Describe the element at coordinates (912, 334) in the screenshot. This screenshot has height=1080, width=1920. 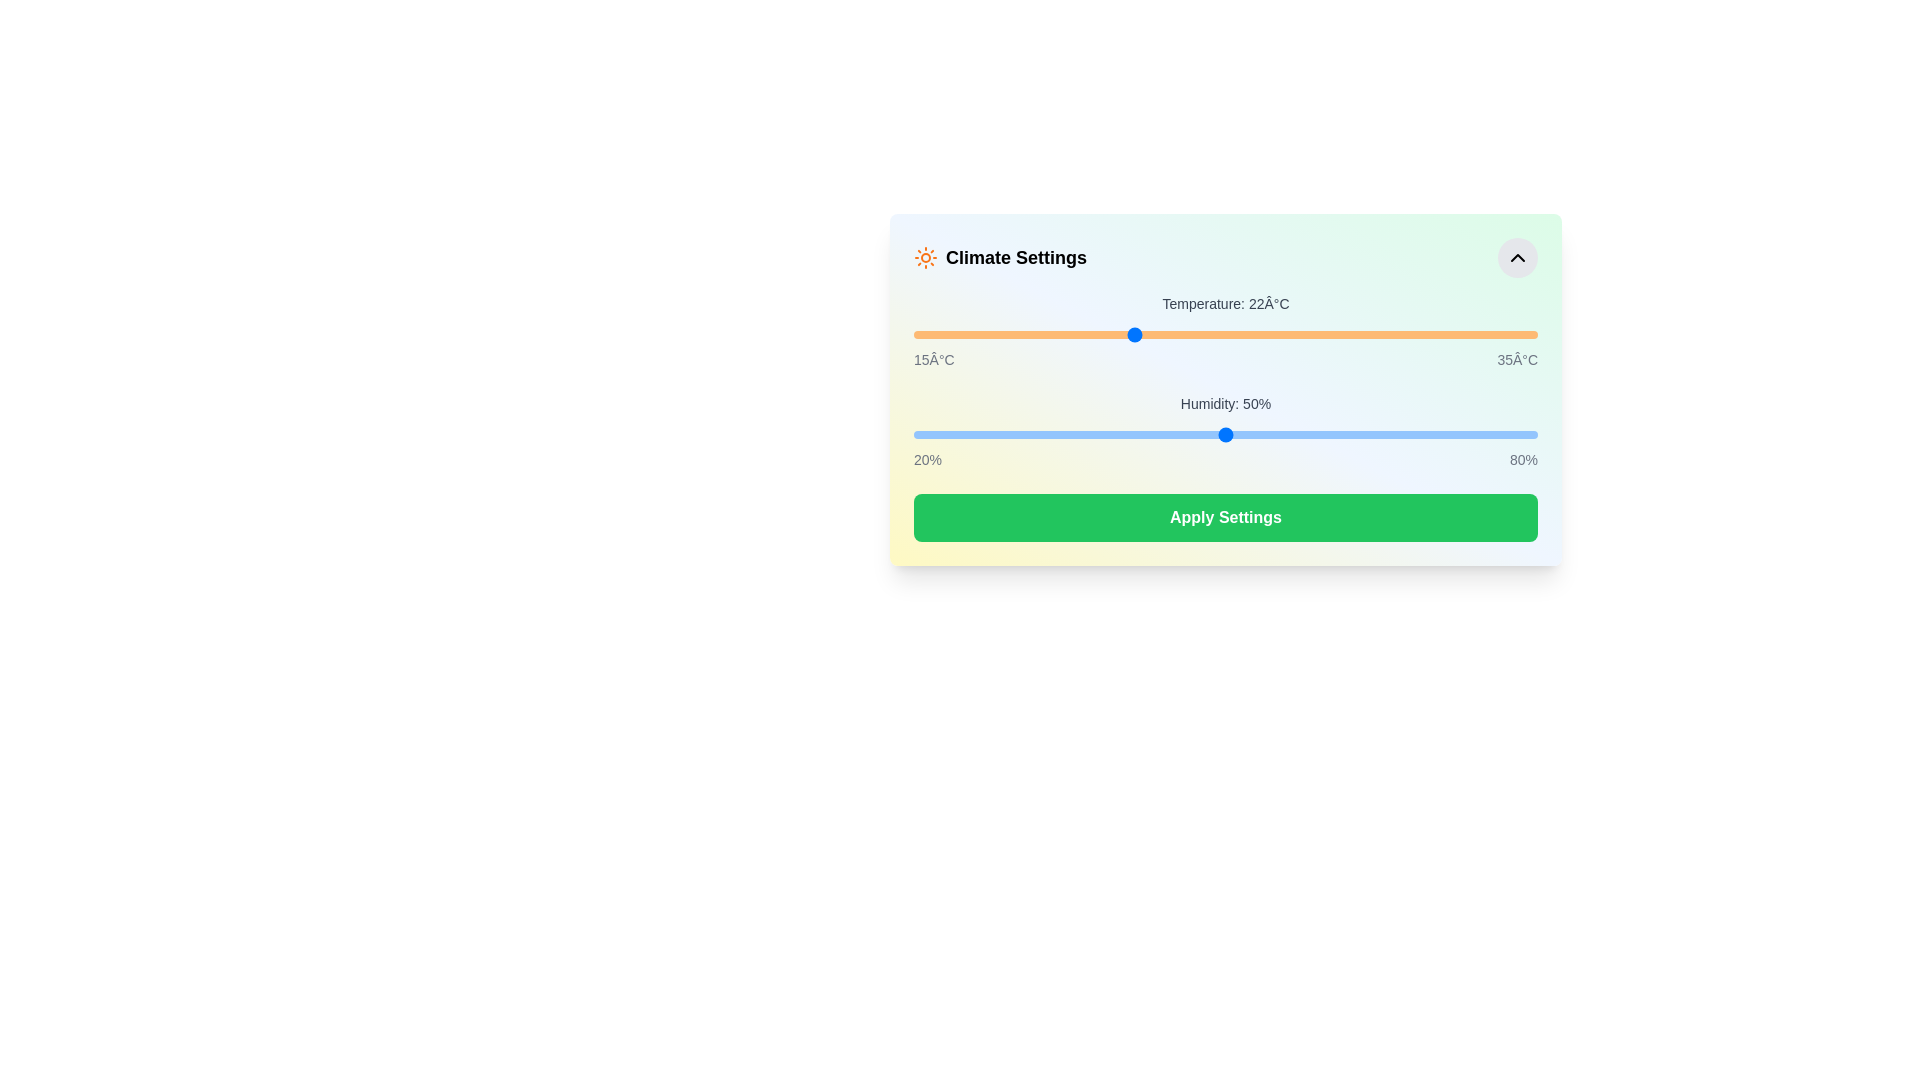
I see `the temperature` at that location.